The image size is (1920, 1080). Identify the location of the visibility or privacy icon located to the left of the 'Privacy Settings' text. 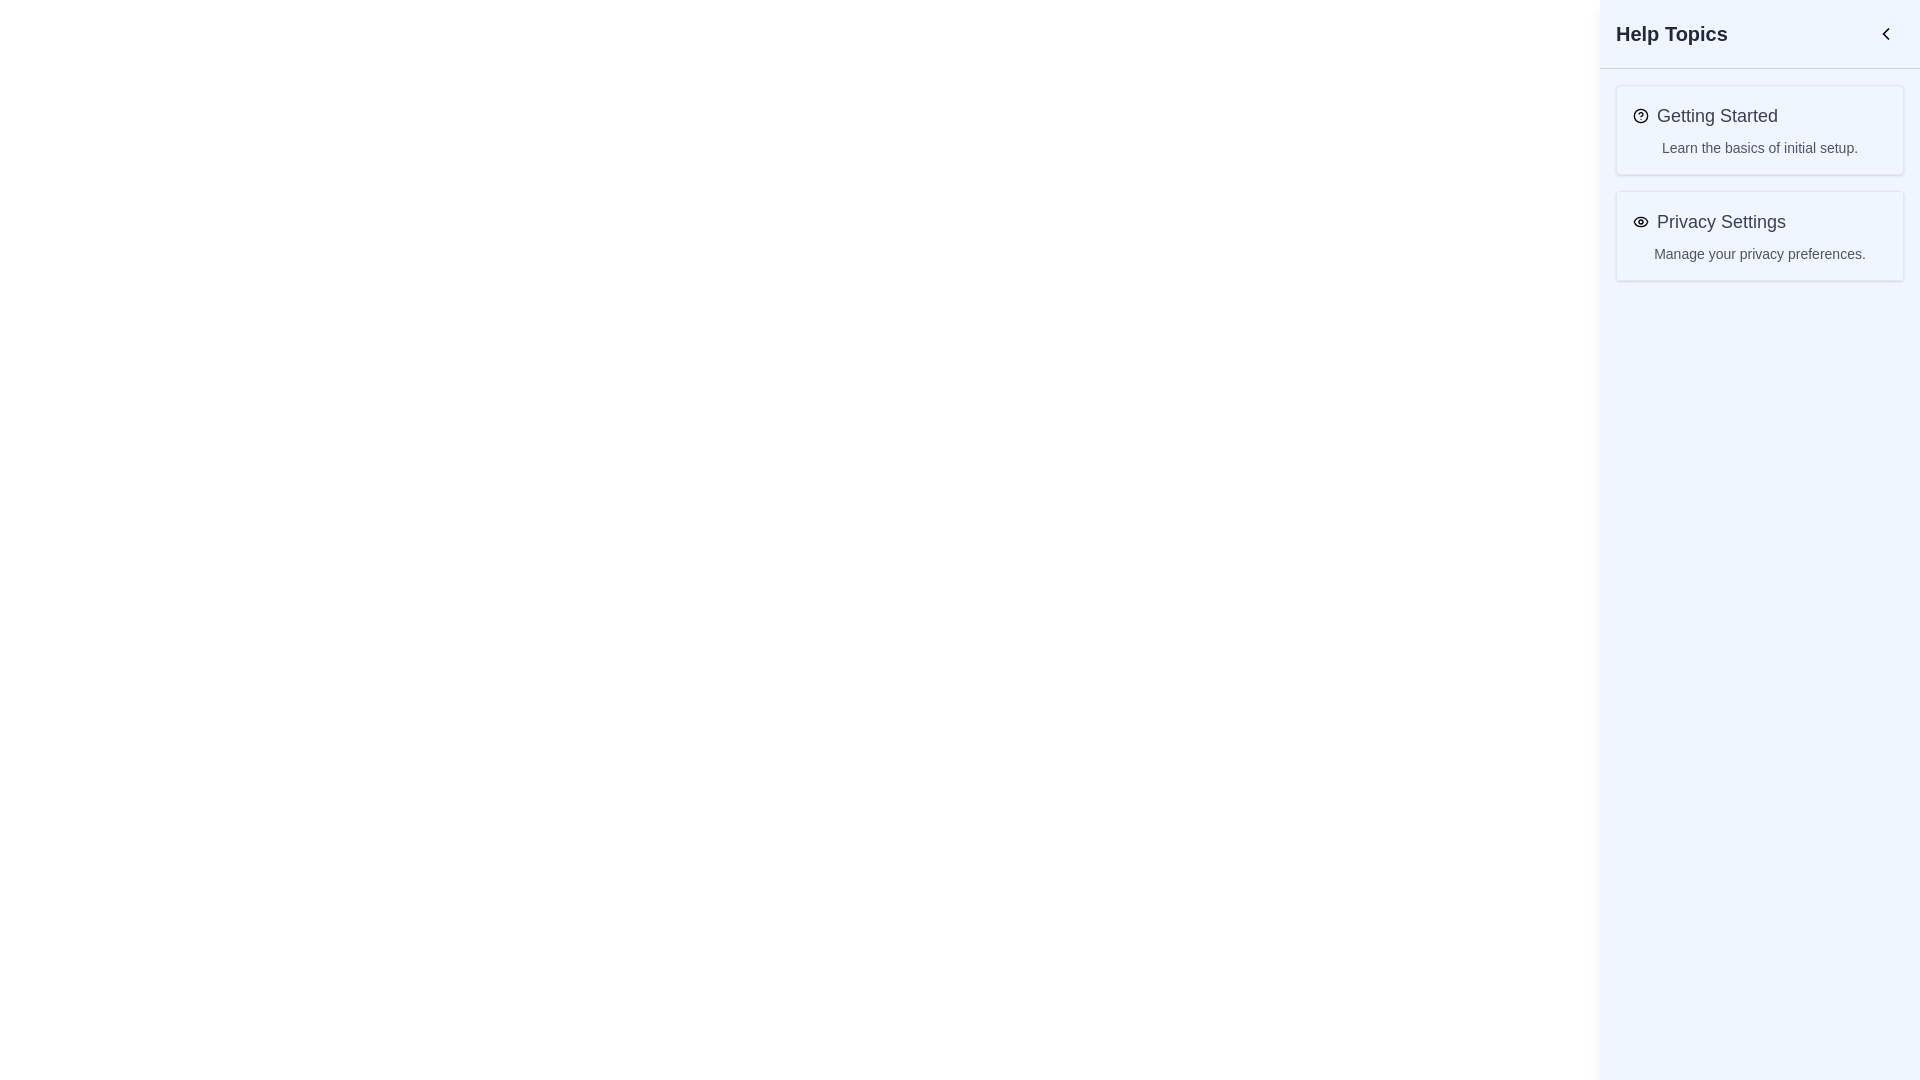
(1641, 222).